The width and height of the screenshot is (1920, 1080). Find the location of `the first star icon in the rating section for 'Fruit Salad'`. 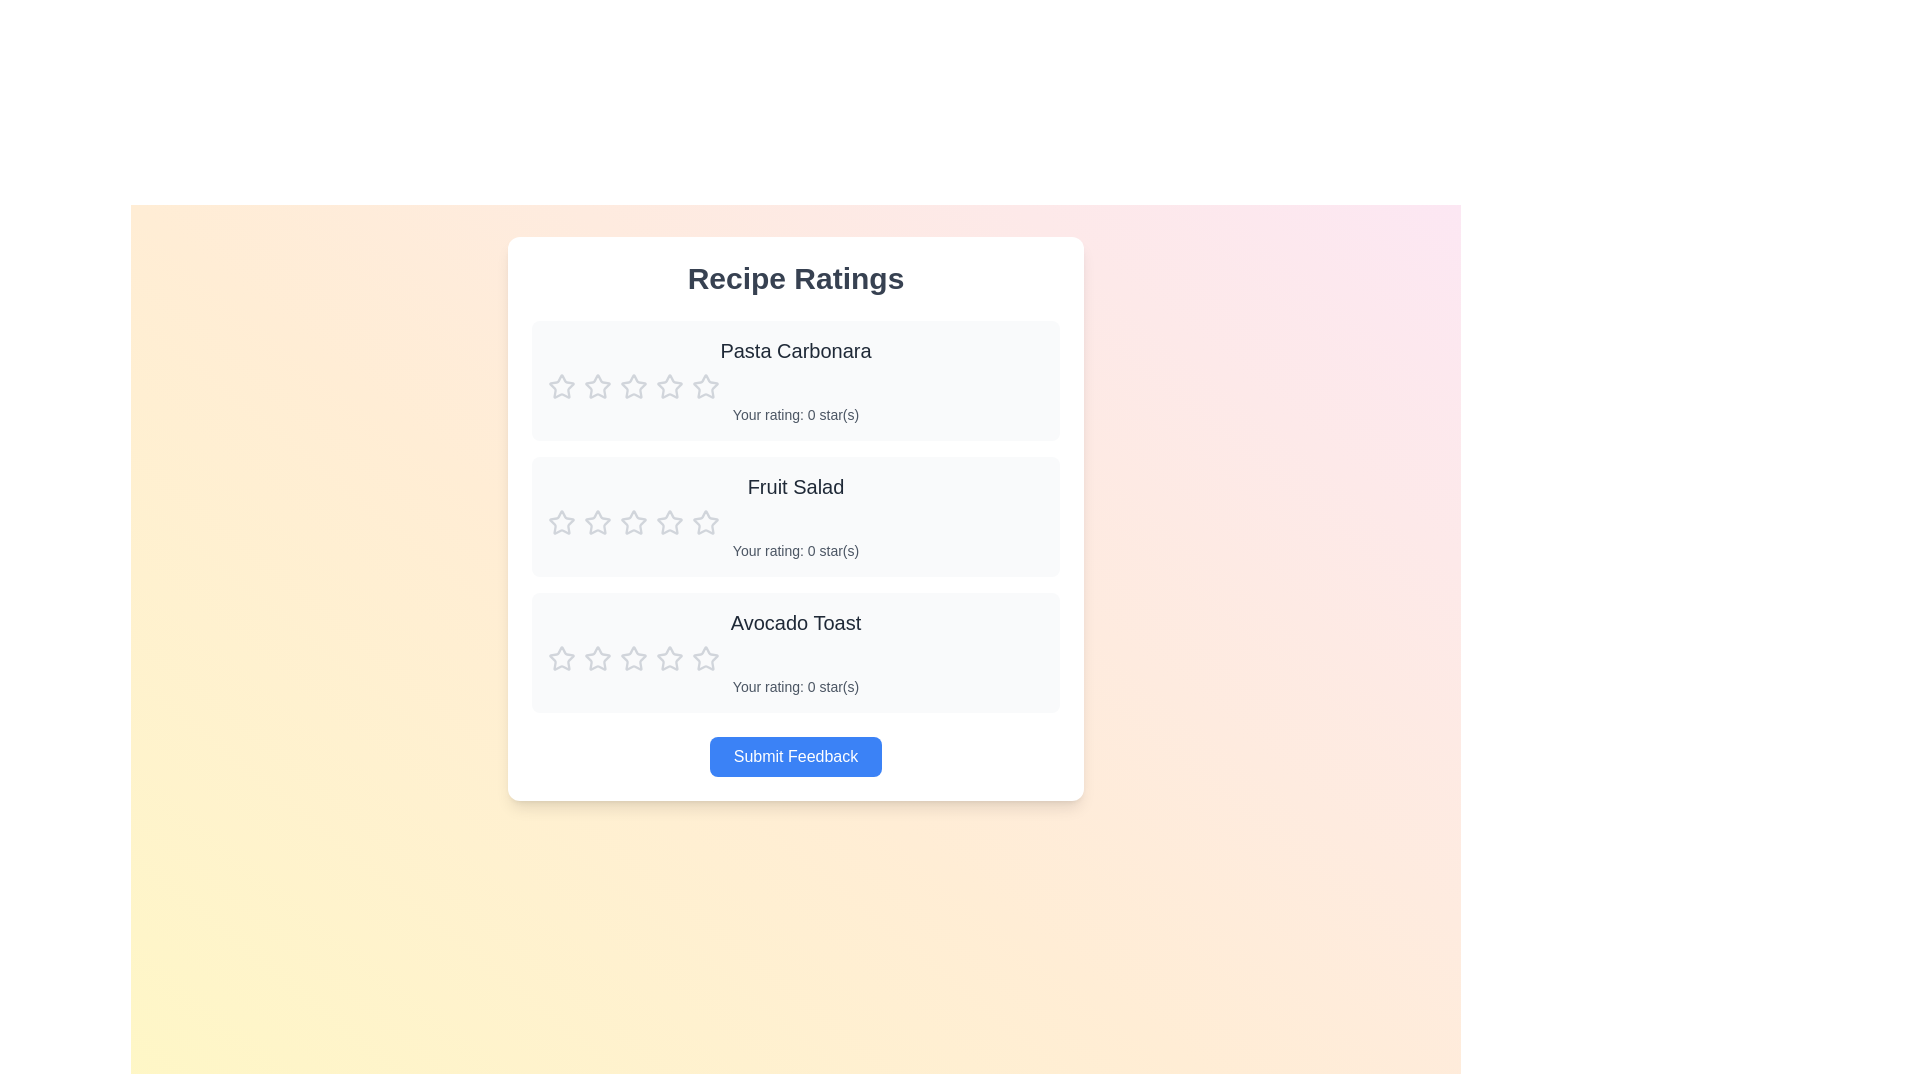

the first star icon in the rating section for 'Fruit Salad' is located at coordinates (670, 521).